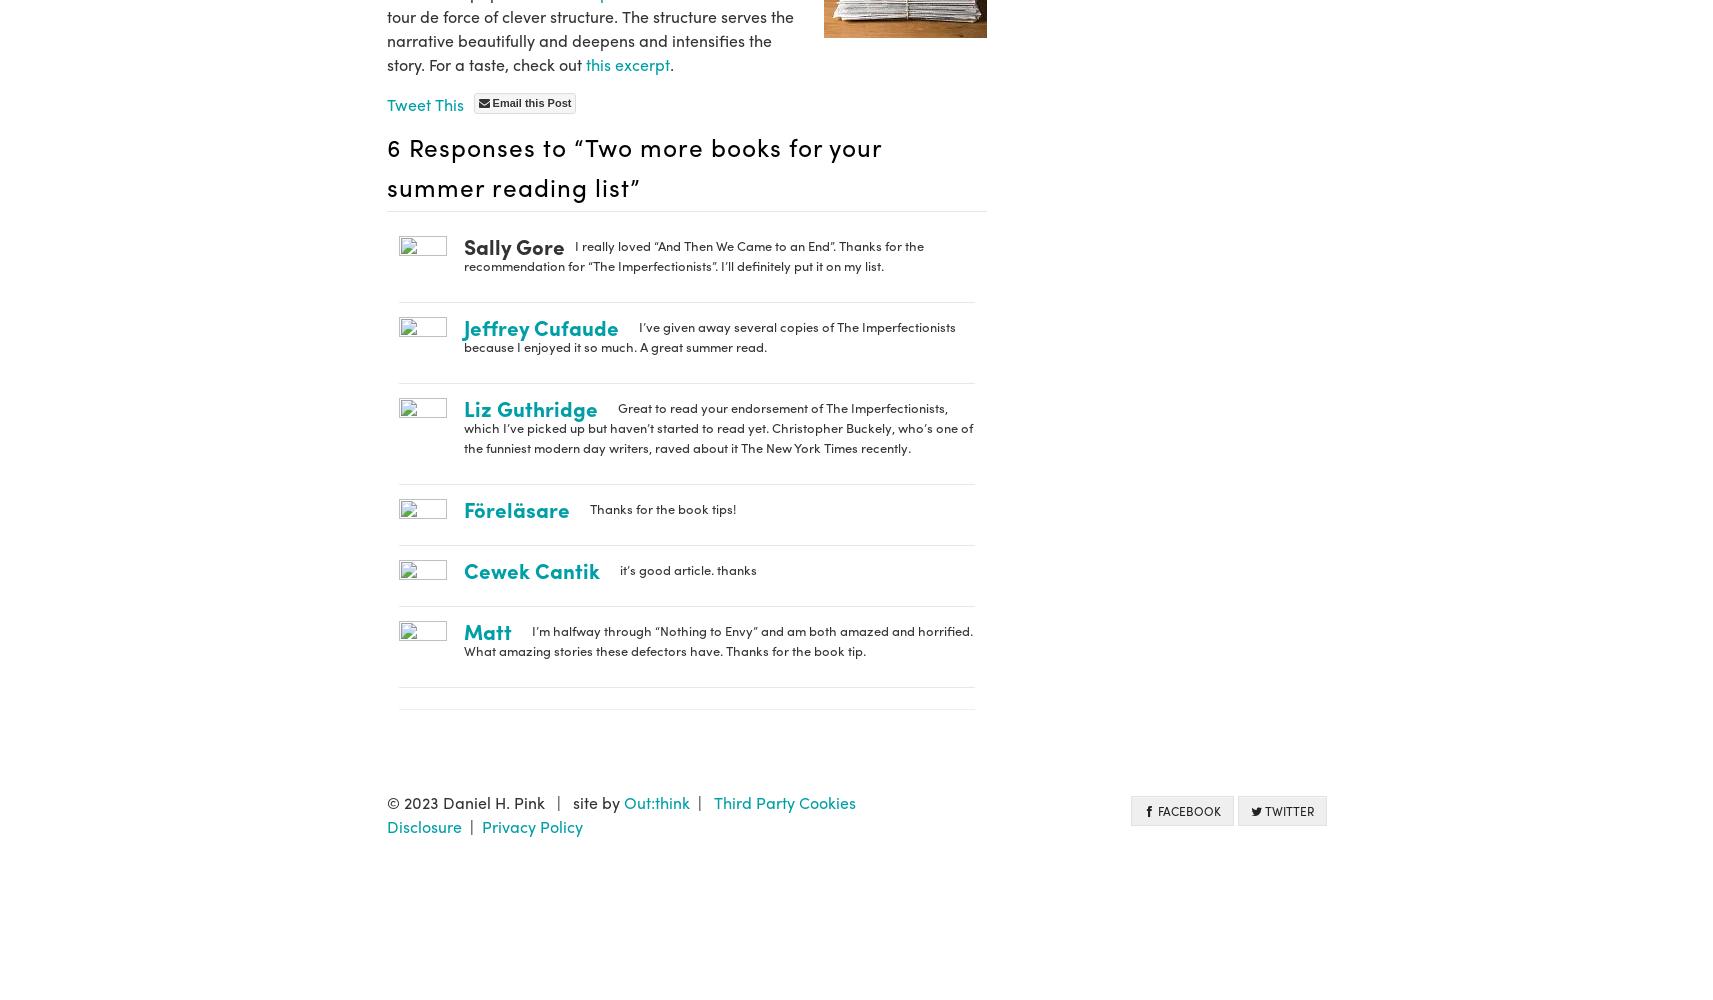 The height and width of the screenshot is (1000, 1713). What do you see at coordinates (462, 640) in the screenshot?
I see `'I’m halfway through “Nothing to Envy” and am both amazed and horrified.  What amazing stories these defectors have.  Thanks for the book tip.'` at bounding box center [462, 640].